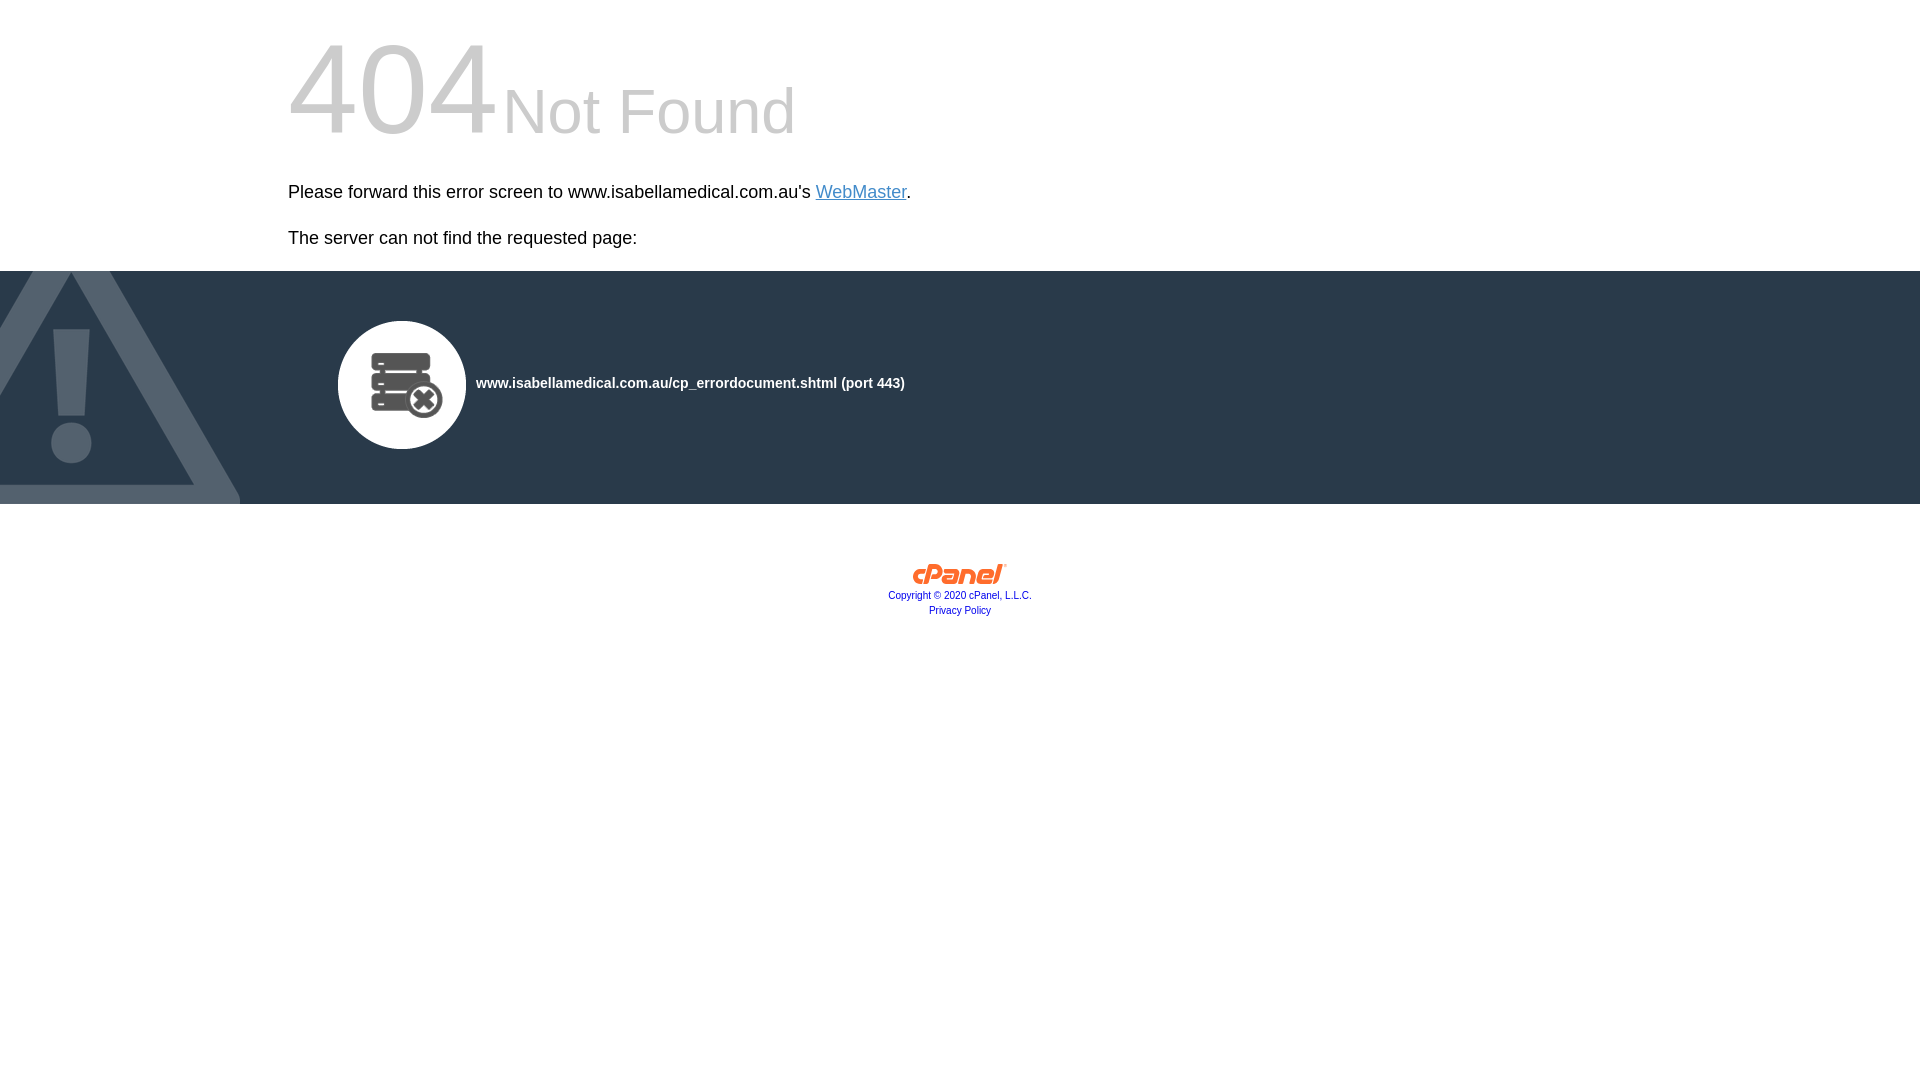 Image resolution: width=1920 pixels, height=1080 pixels. What do you see at coordinates (861, 192) in the screenshot?
I see `'WebMaster'` at bounding box center [861, 192].